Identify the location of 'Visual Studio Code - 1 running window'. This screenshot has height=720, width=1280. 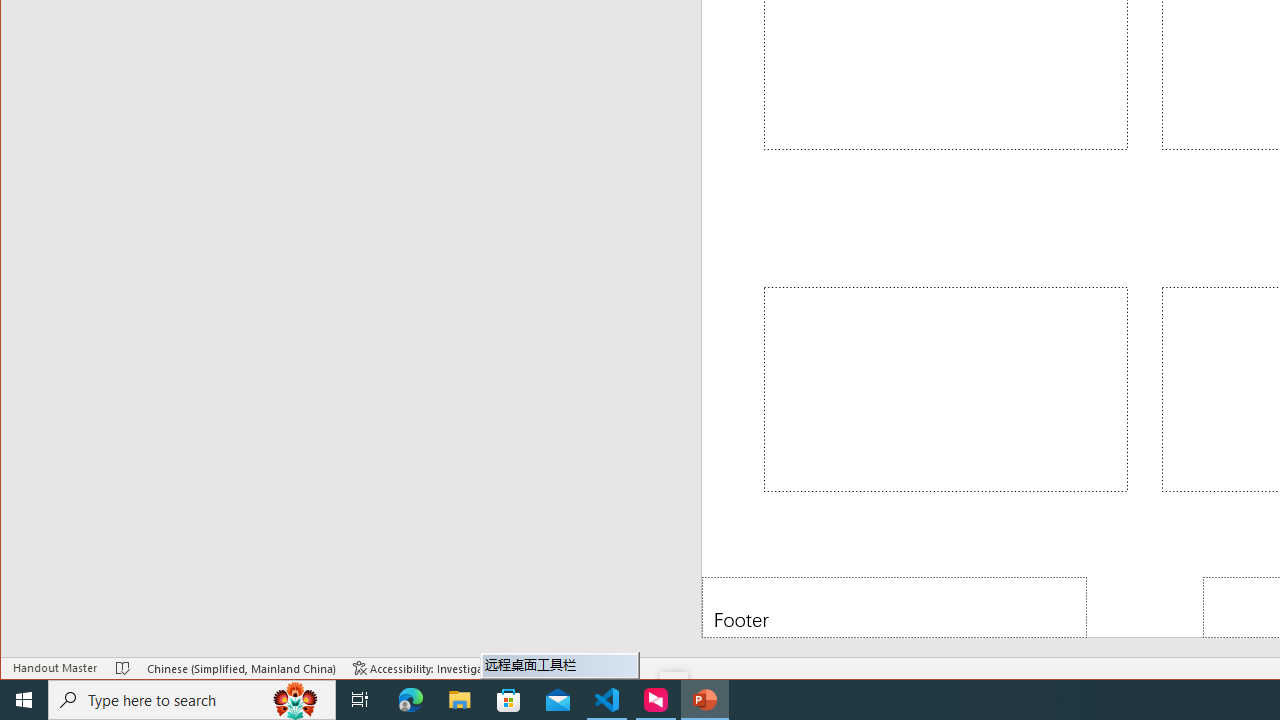
(606, 698).